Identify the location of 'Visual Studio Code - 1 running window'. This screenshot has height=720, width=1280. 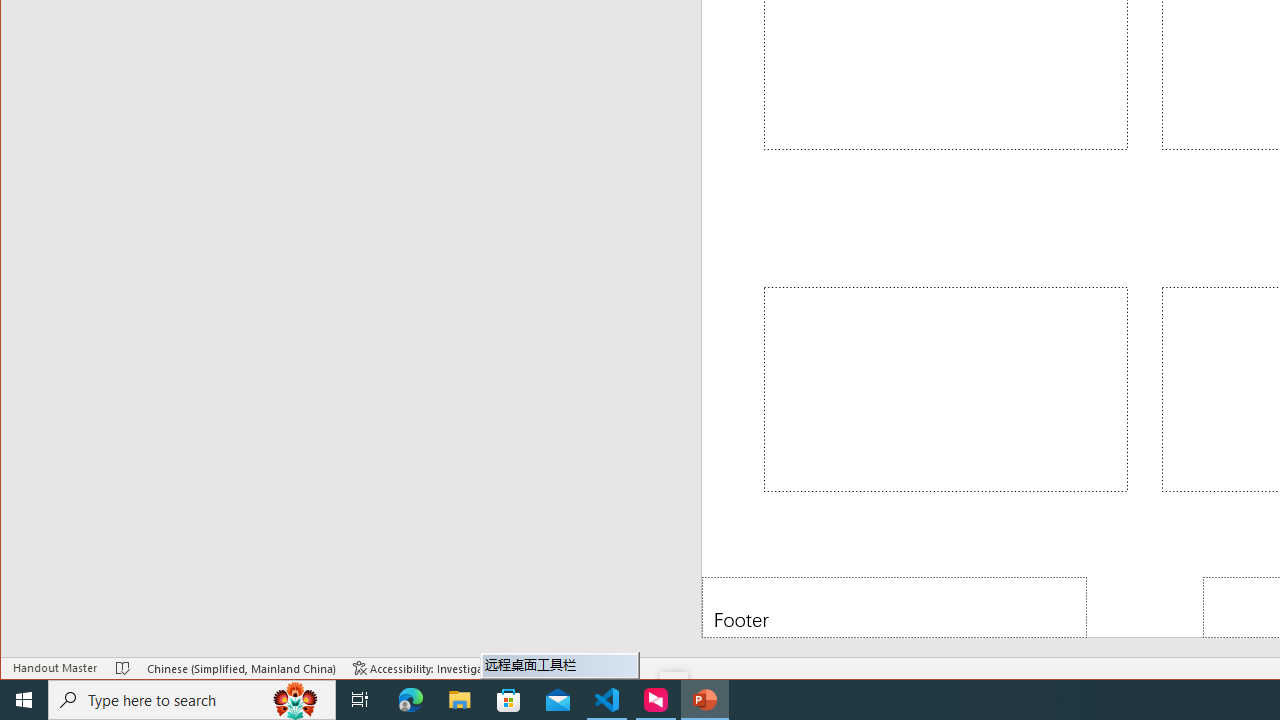
(606, 698).